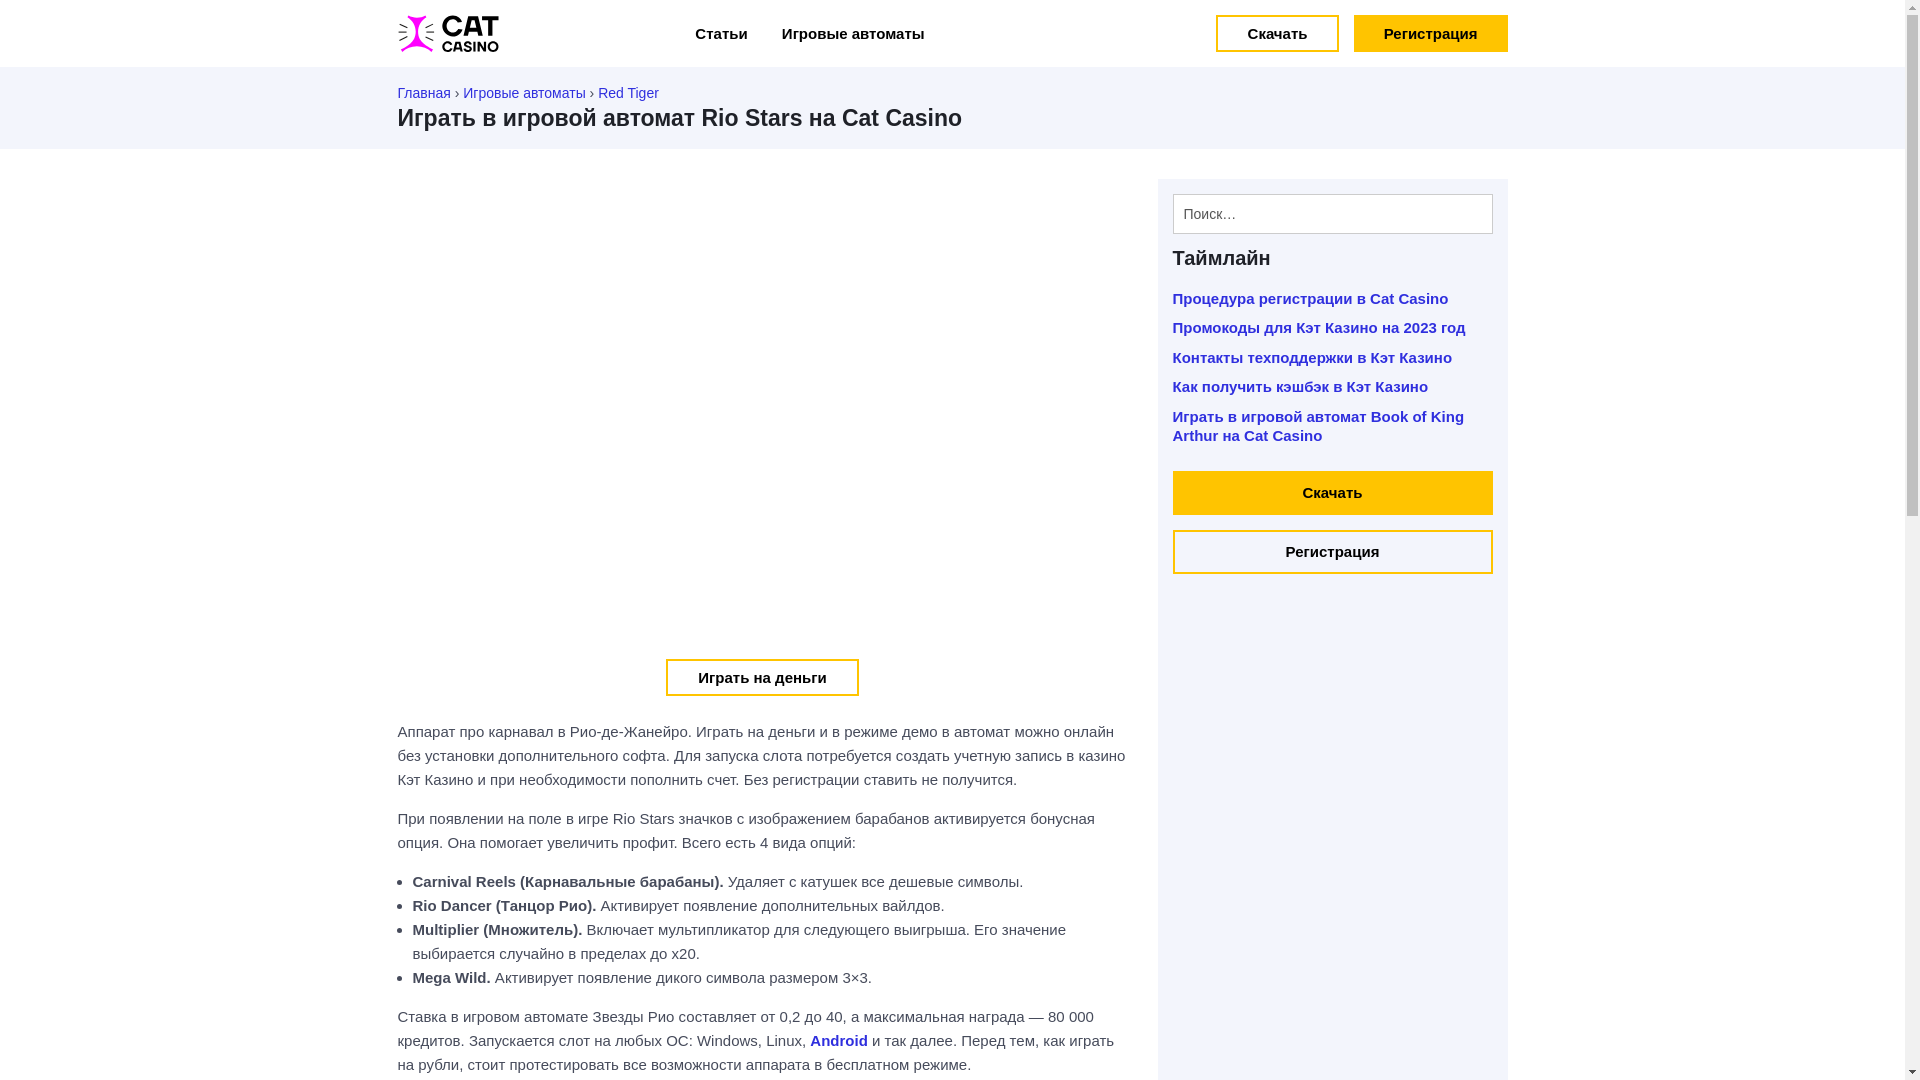 Image resolution: width=1920 pixels, height=1080 pixels. What do you see at coordinates (627, 92) in the screenshot?
I see `'Red Tiger'` at bounding box center [627, 92].